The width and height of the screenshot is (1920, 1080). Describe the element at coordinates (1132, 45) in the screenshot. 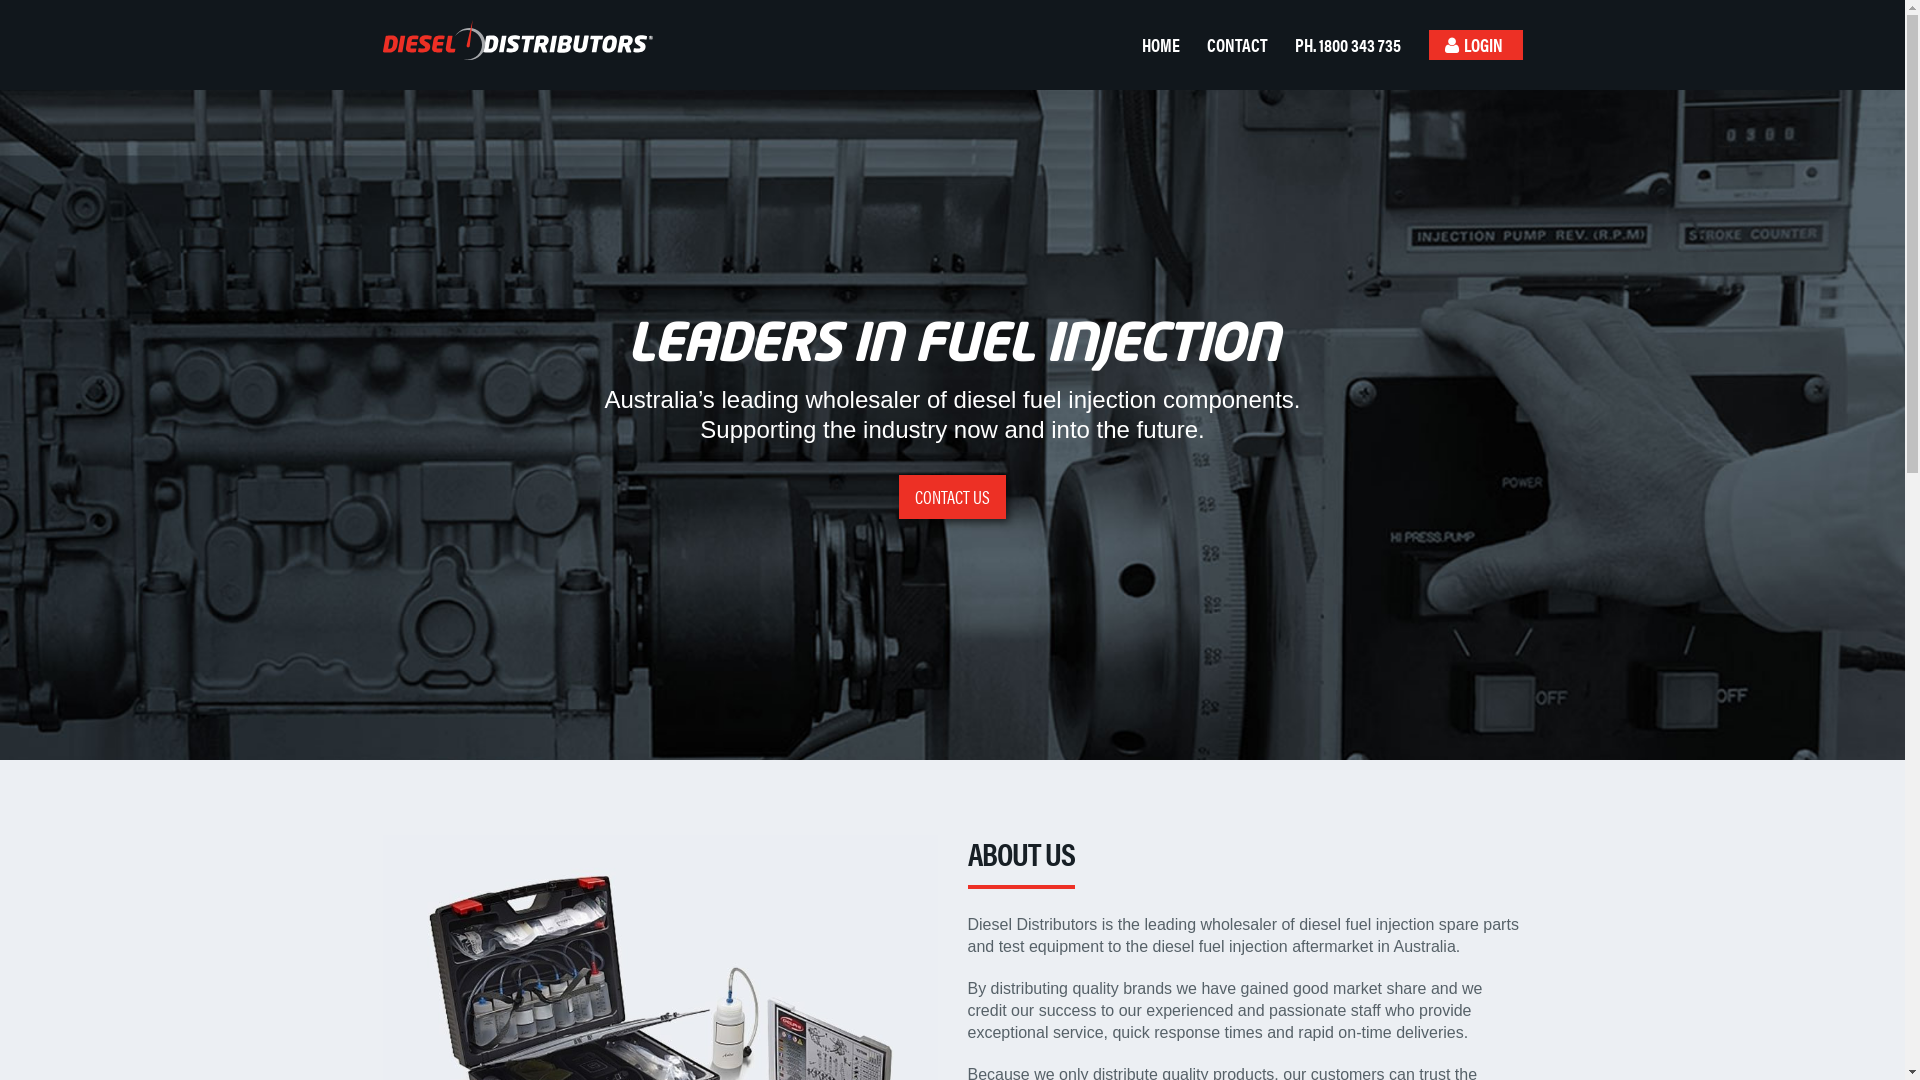

I see `'HOME'` at that location.